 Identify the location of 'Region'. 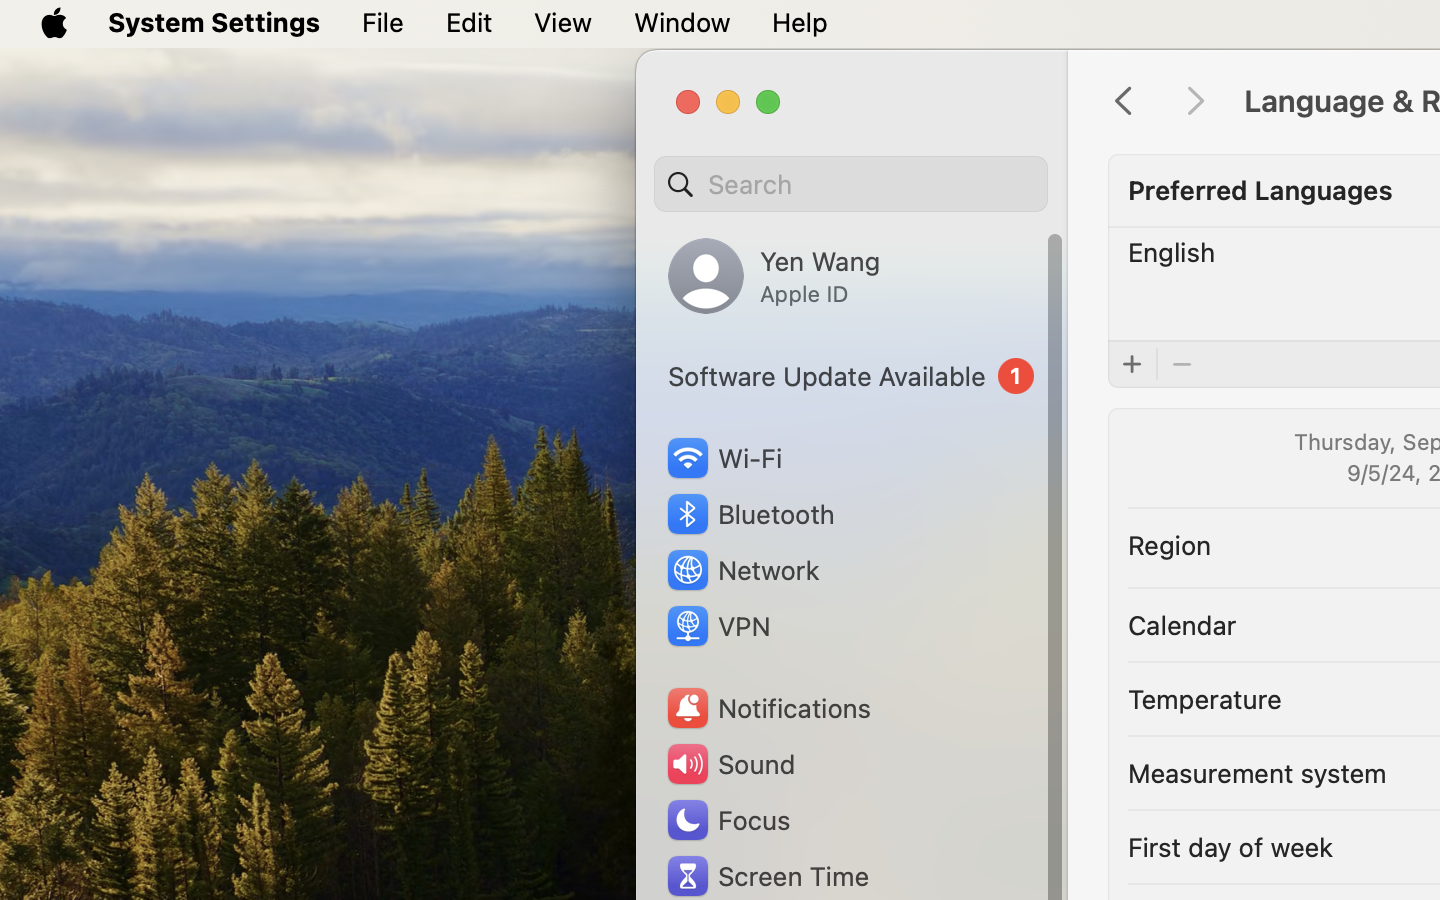
(1170, 542).